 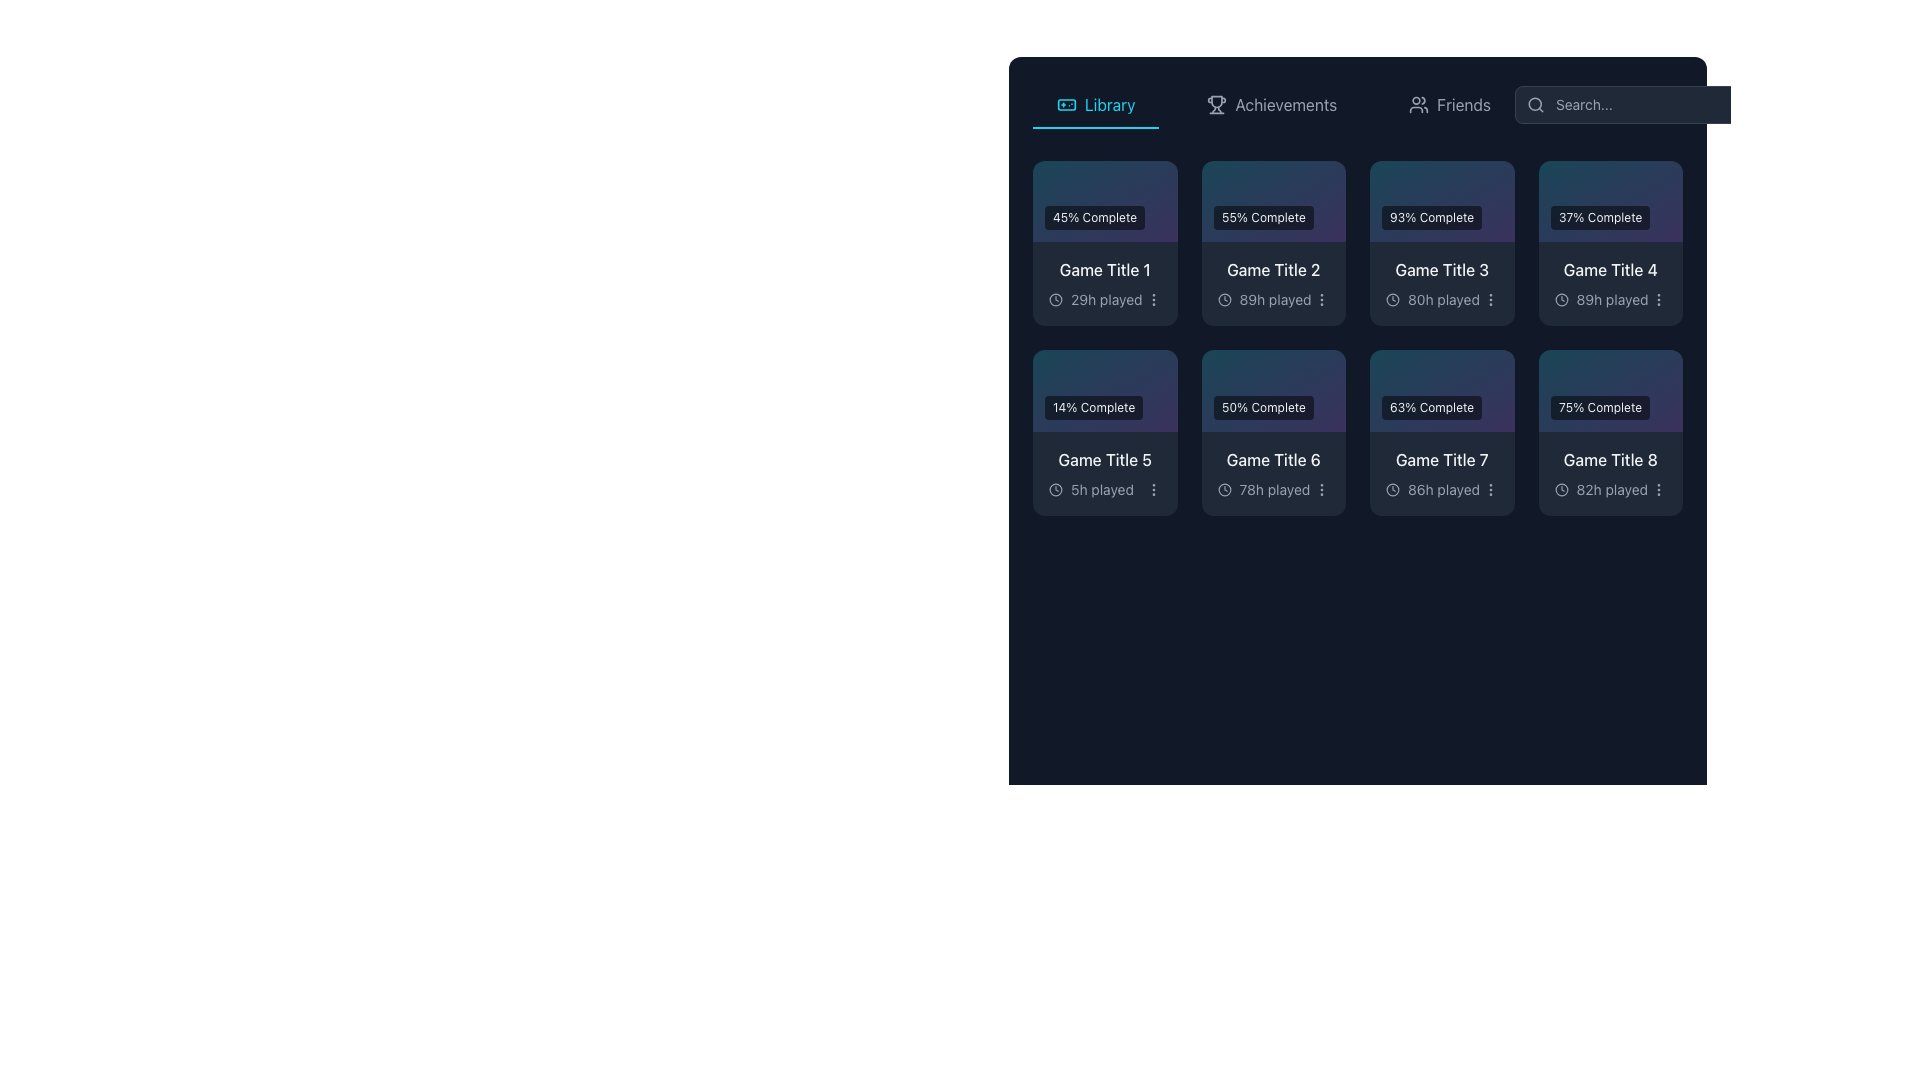 What do you see at coordinates (1610, 300) in the screenshot?
I see `the descriptive text '89h played' with the accompanying clock icon, which is located within the game card labeled 'Game Title 4'` at bounding box center [1610, 300].